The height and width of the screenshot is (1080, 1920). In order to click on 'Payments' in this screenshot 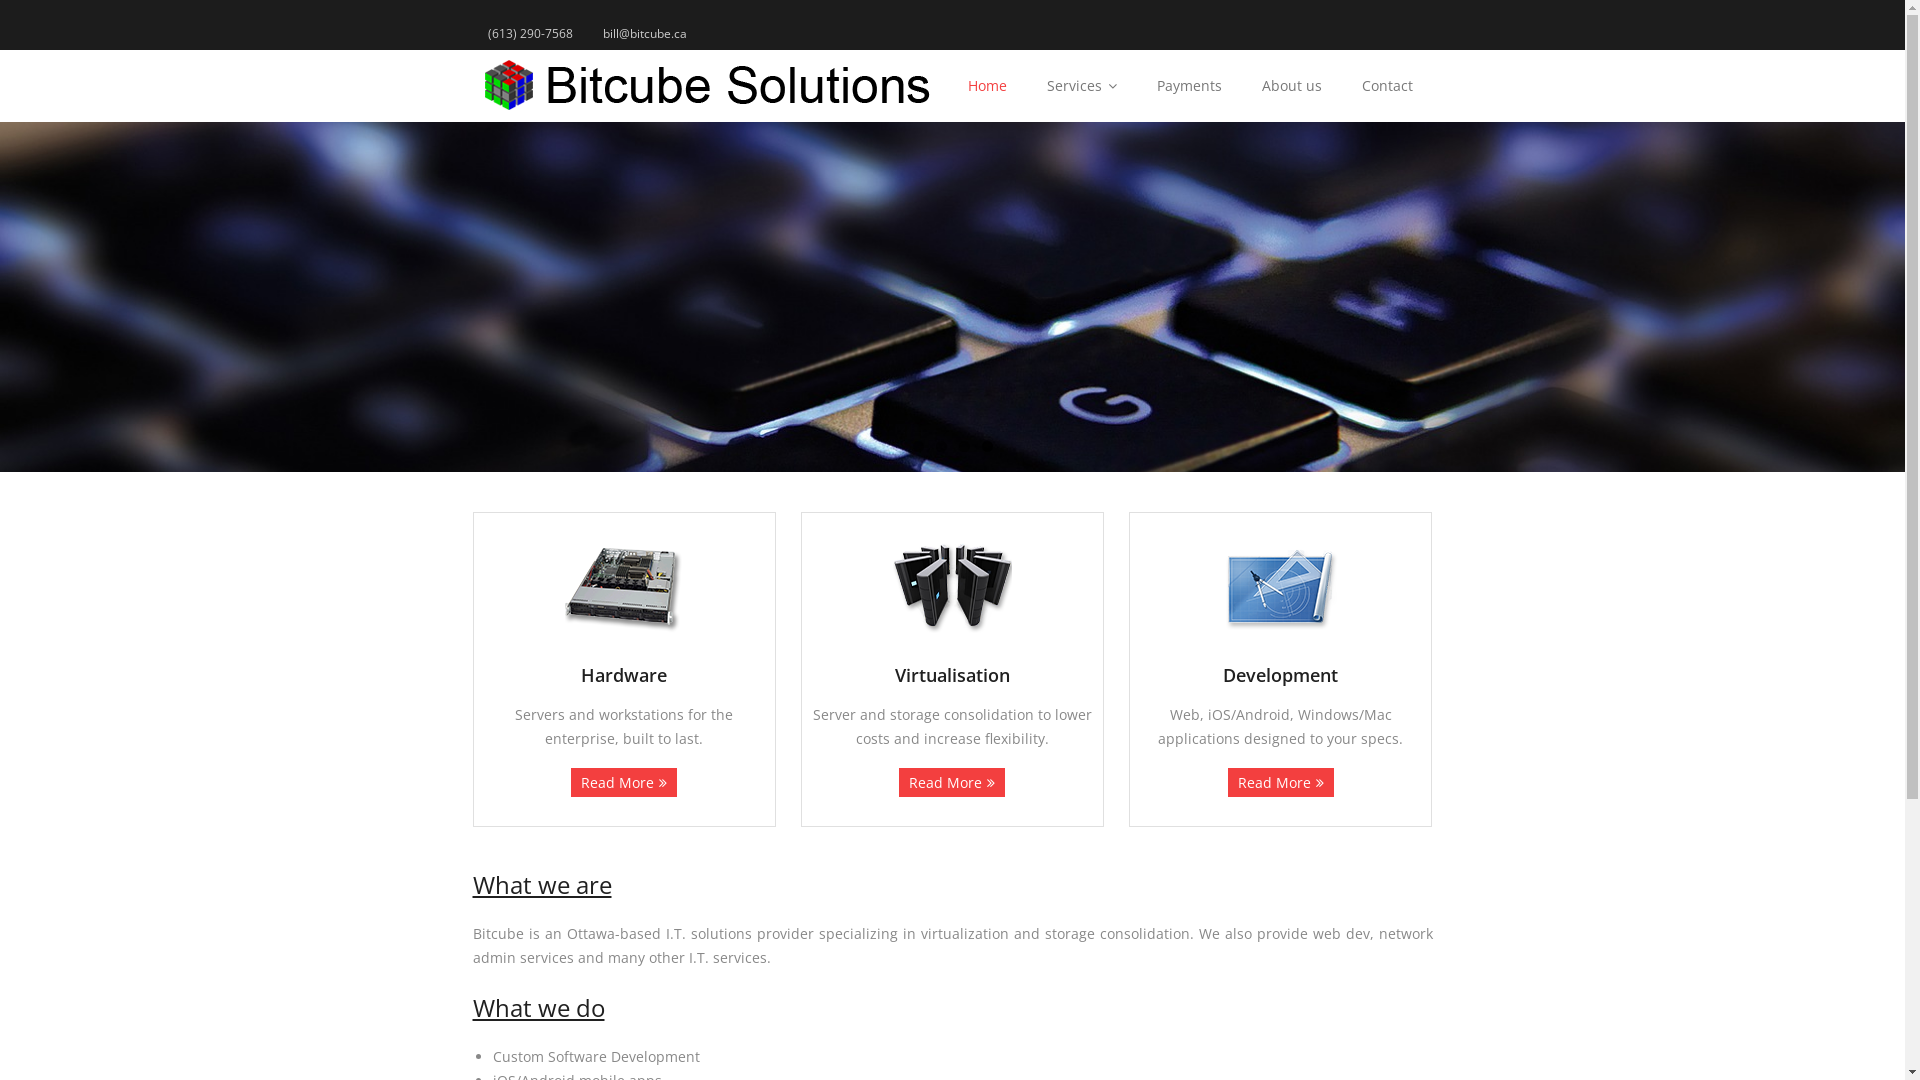, I will do `click(1188, 84)`.